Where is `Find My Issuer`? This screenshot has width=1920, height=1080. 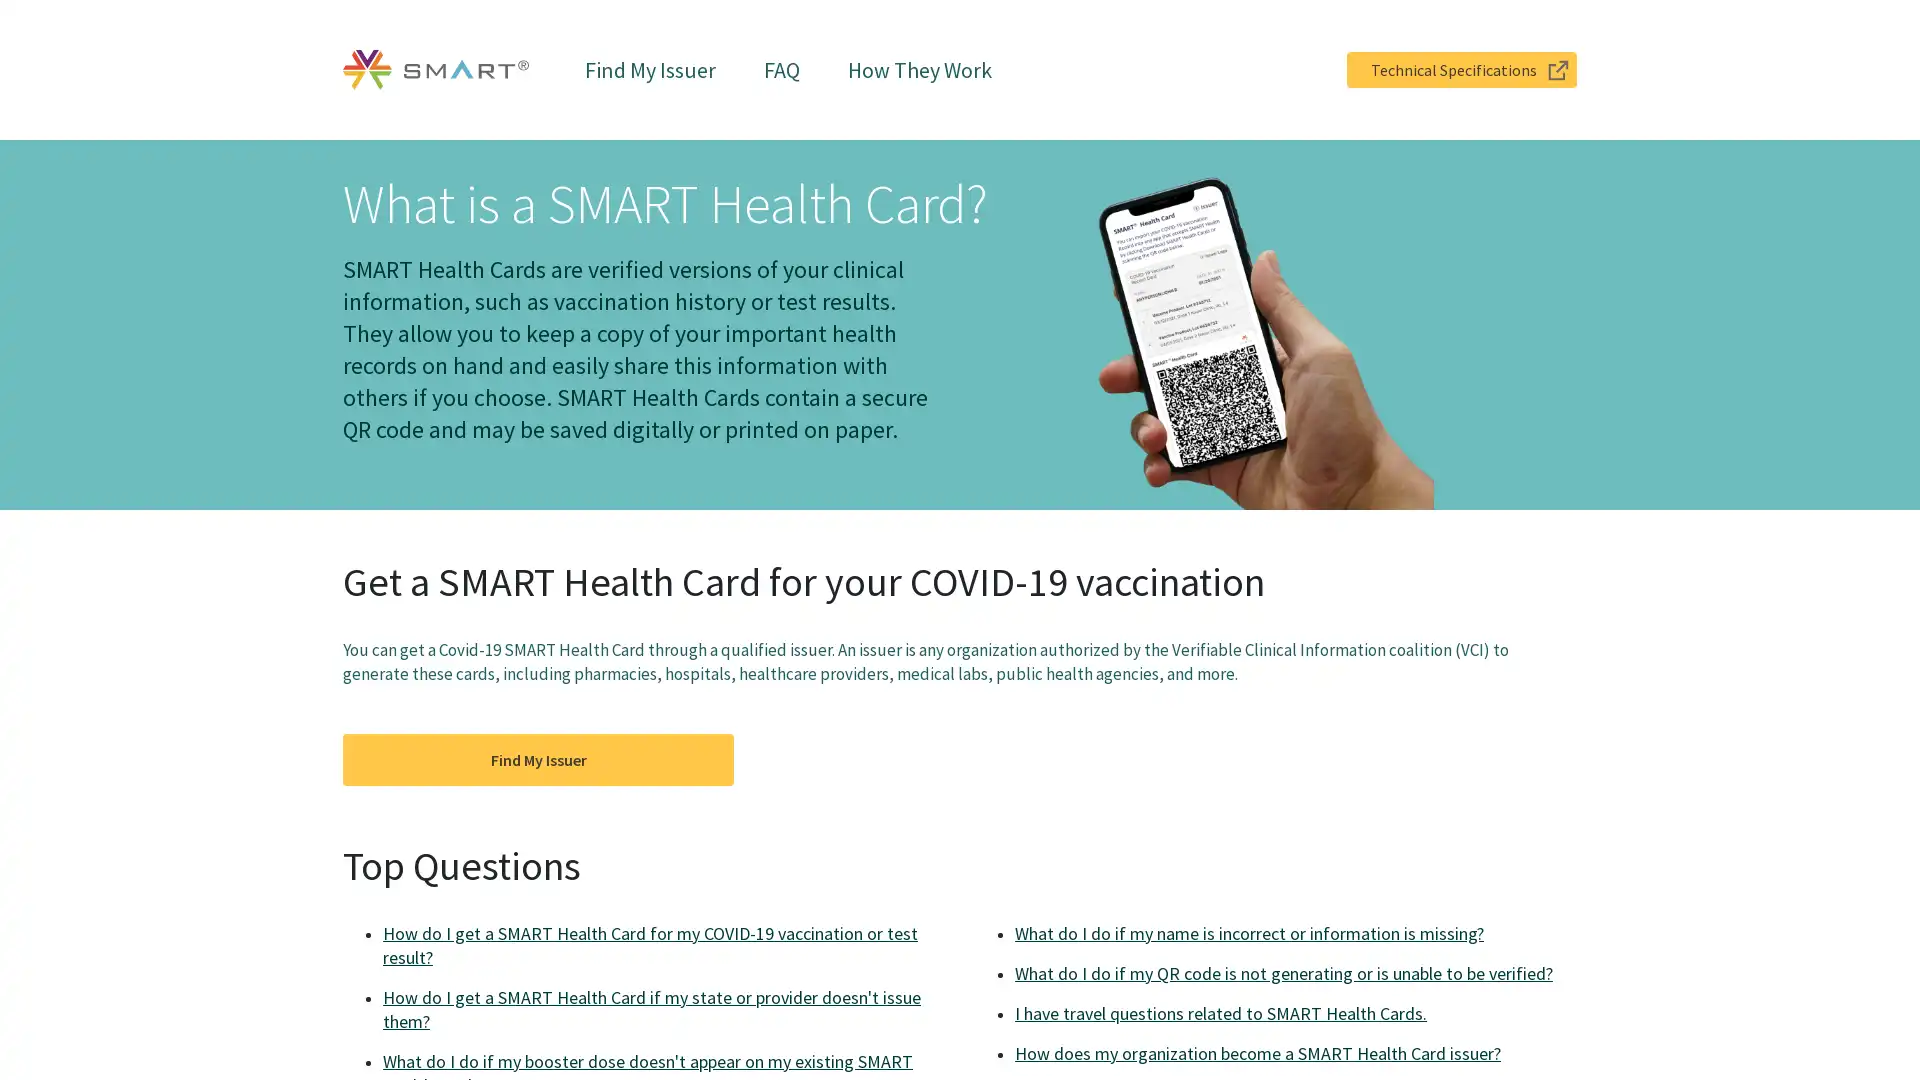
Find My Issuer is located at coordinates (538, 759).